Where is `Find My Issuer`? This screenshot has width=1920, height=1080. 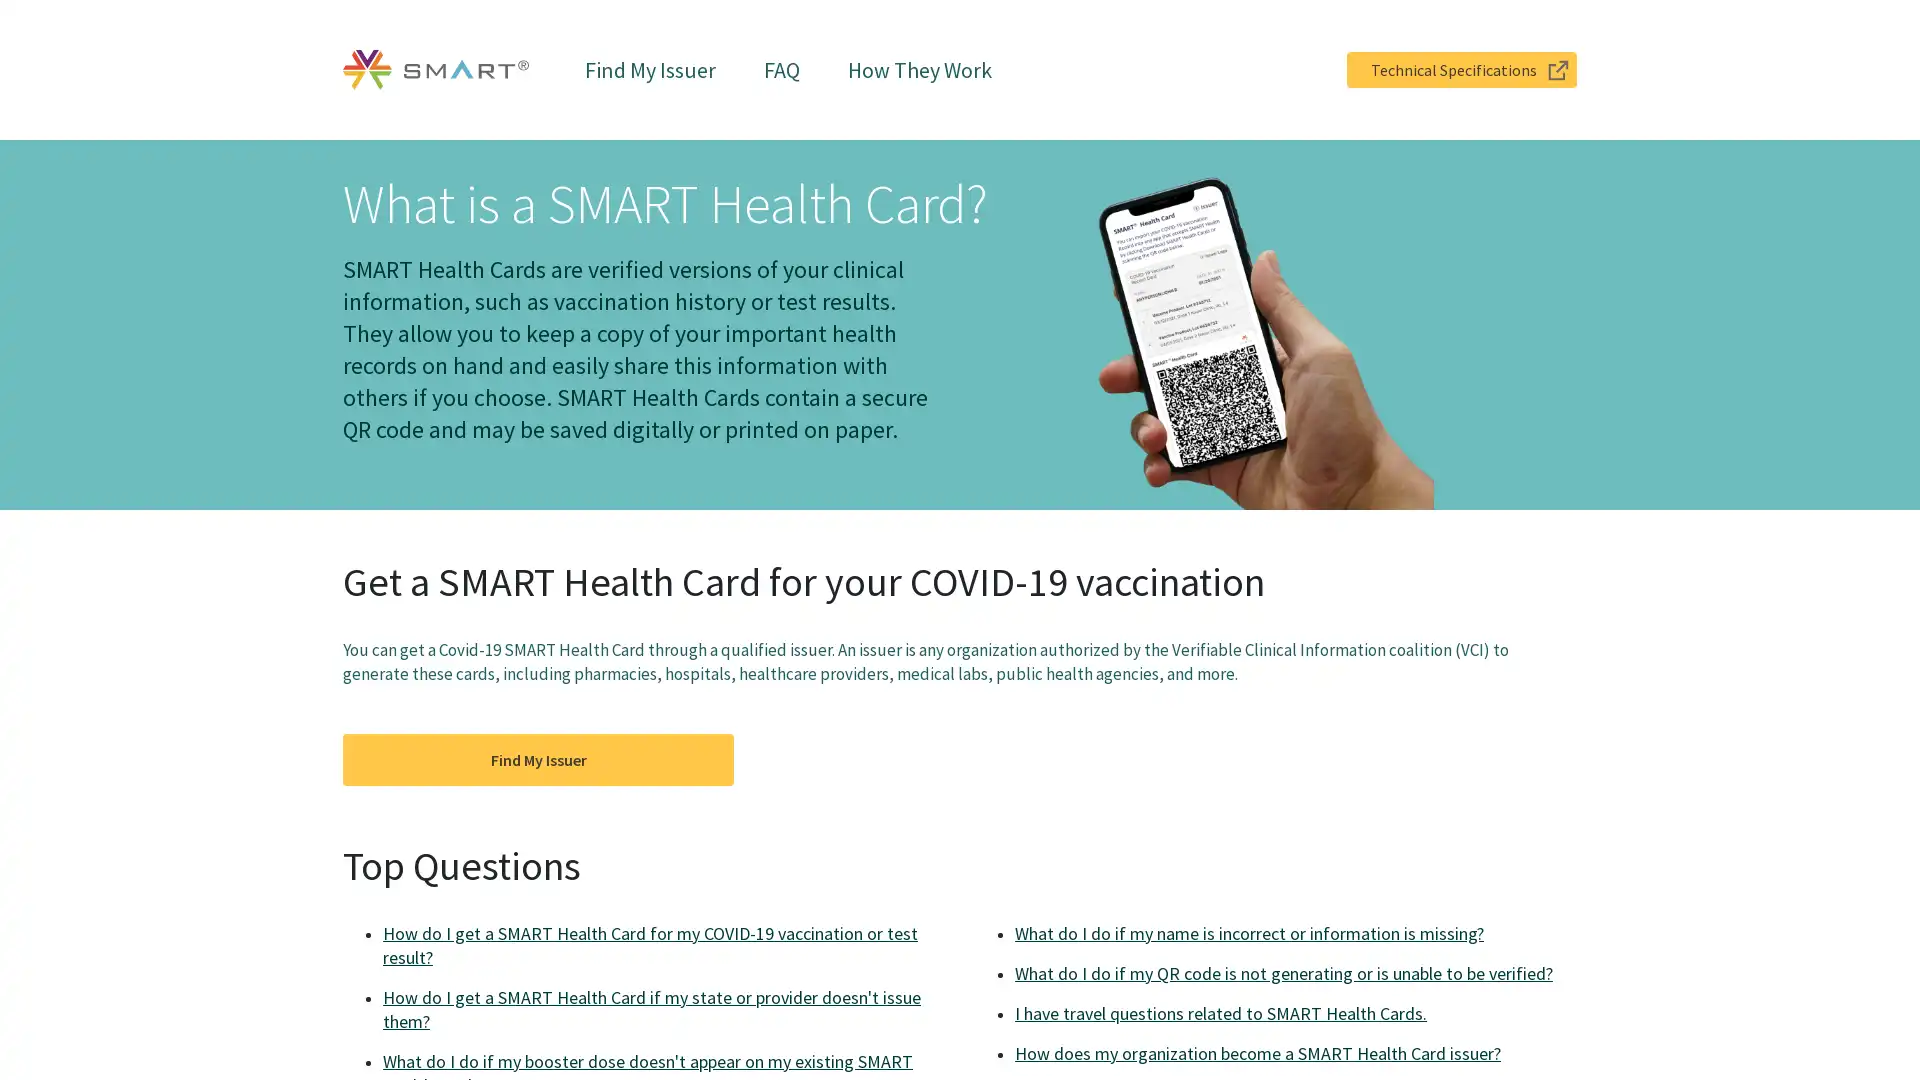
Find My Issuer is located at coordinates (538, 759).